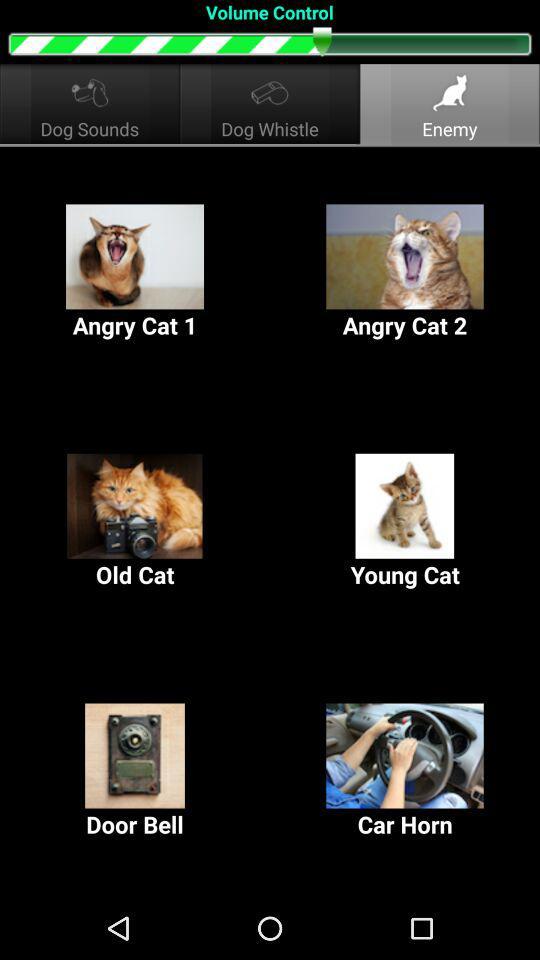  What do you see at coordinates (405, 770) in the screenshot?
I see `the button at the bottom right corner` at bounding box center [405, 770].